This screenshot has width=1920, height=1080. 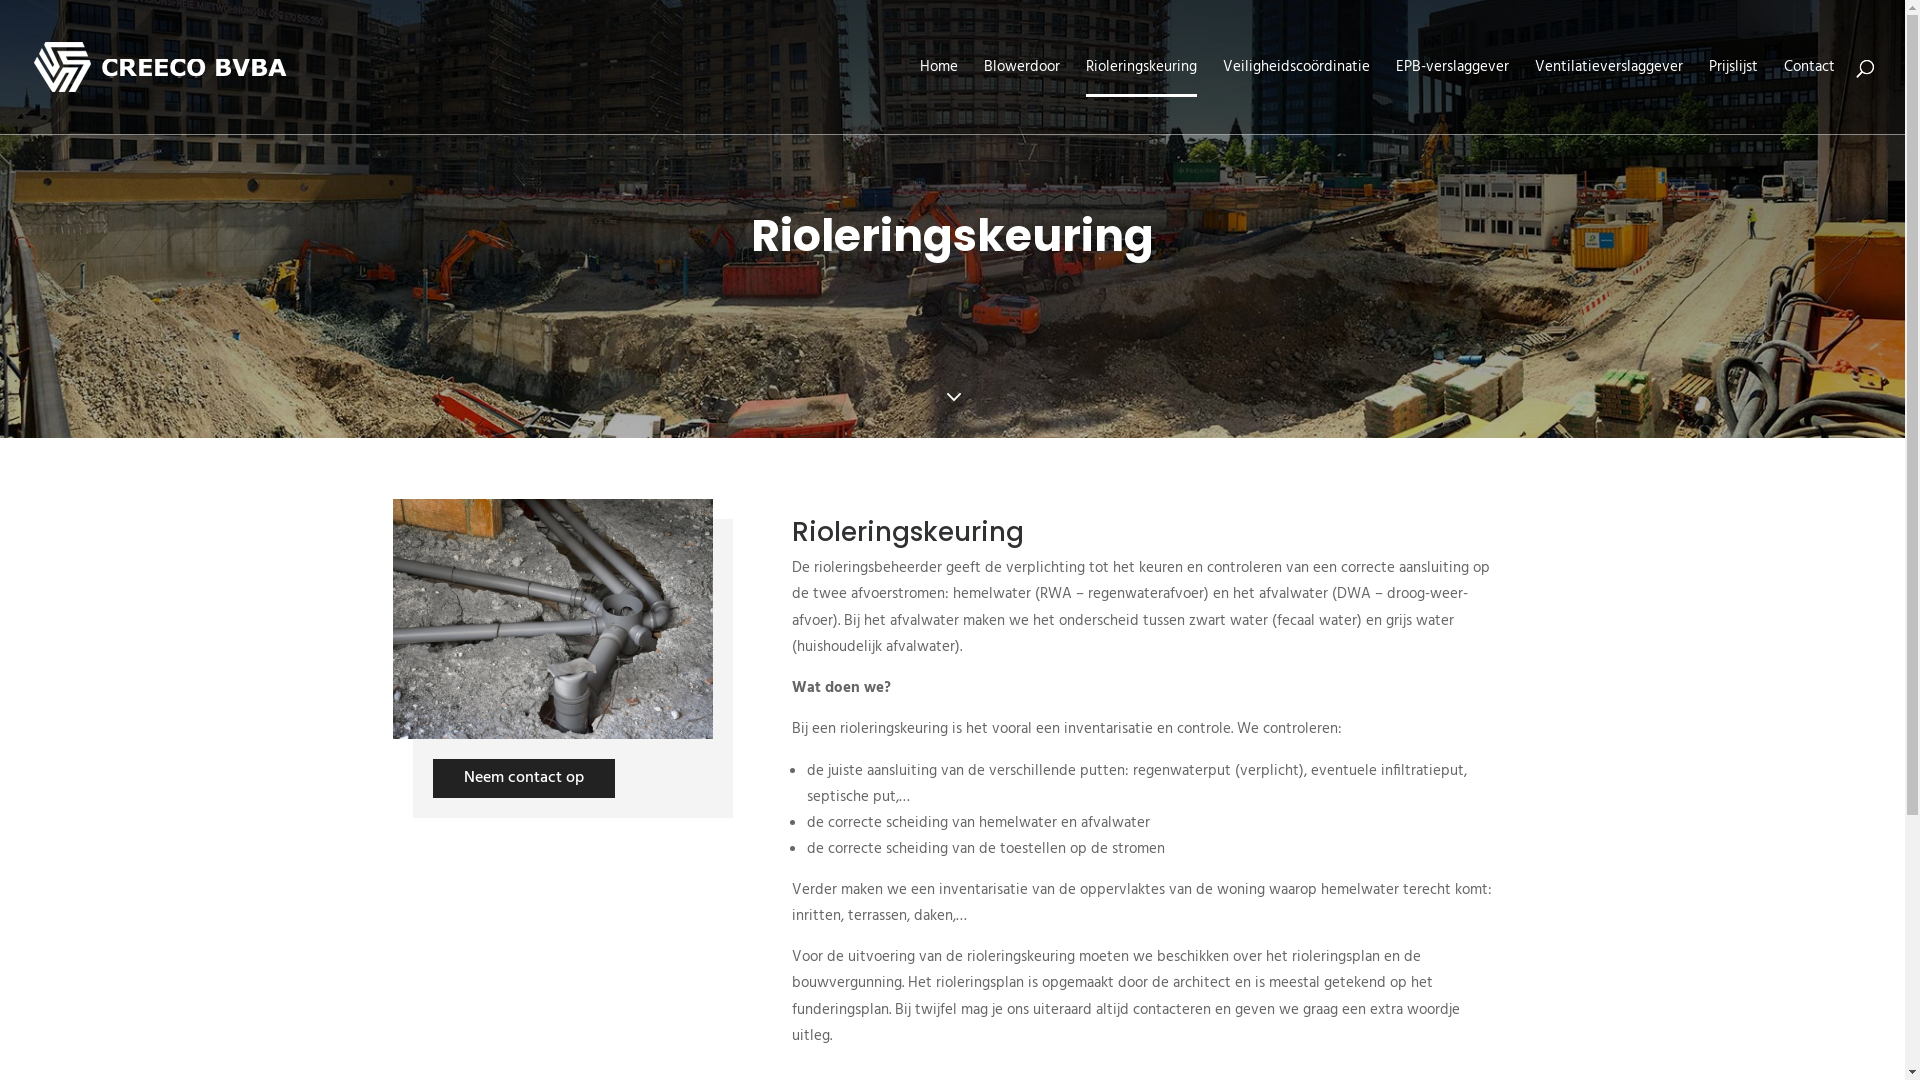 I want to click on 'EPB-verslaggever', so click(x=1452, y=96).